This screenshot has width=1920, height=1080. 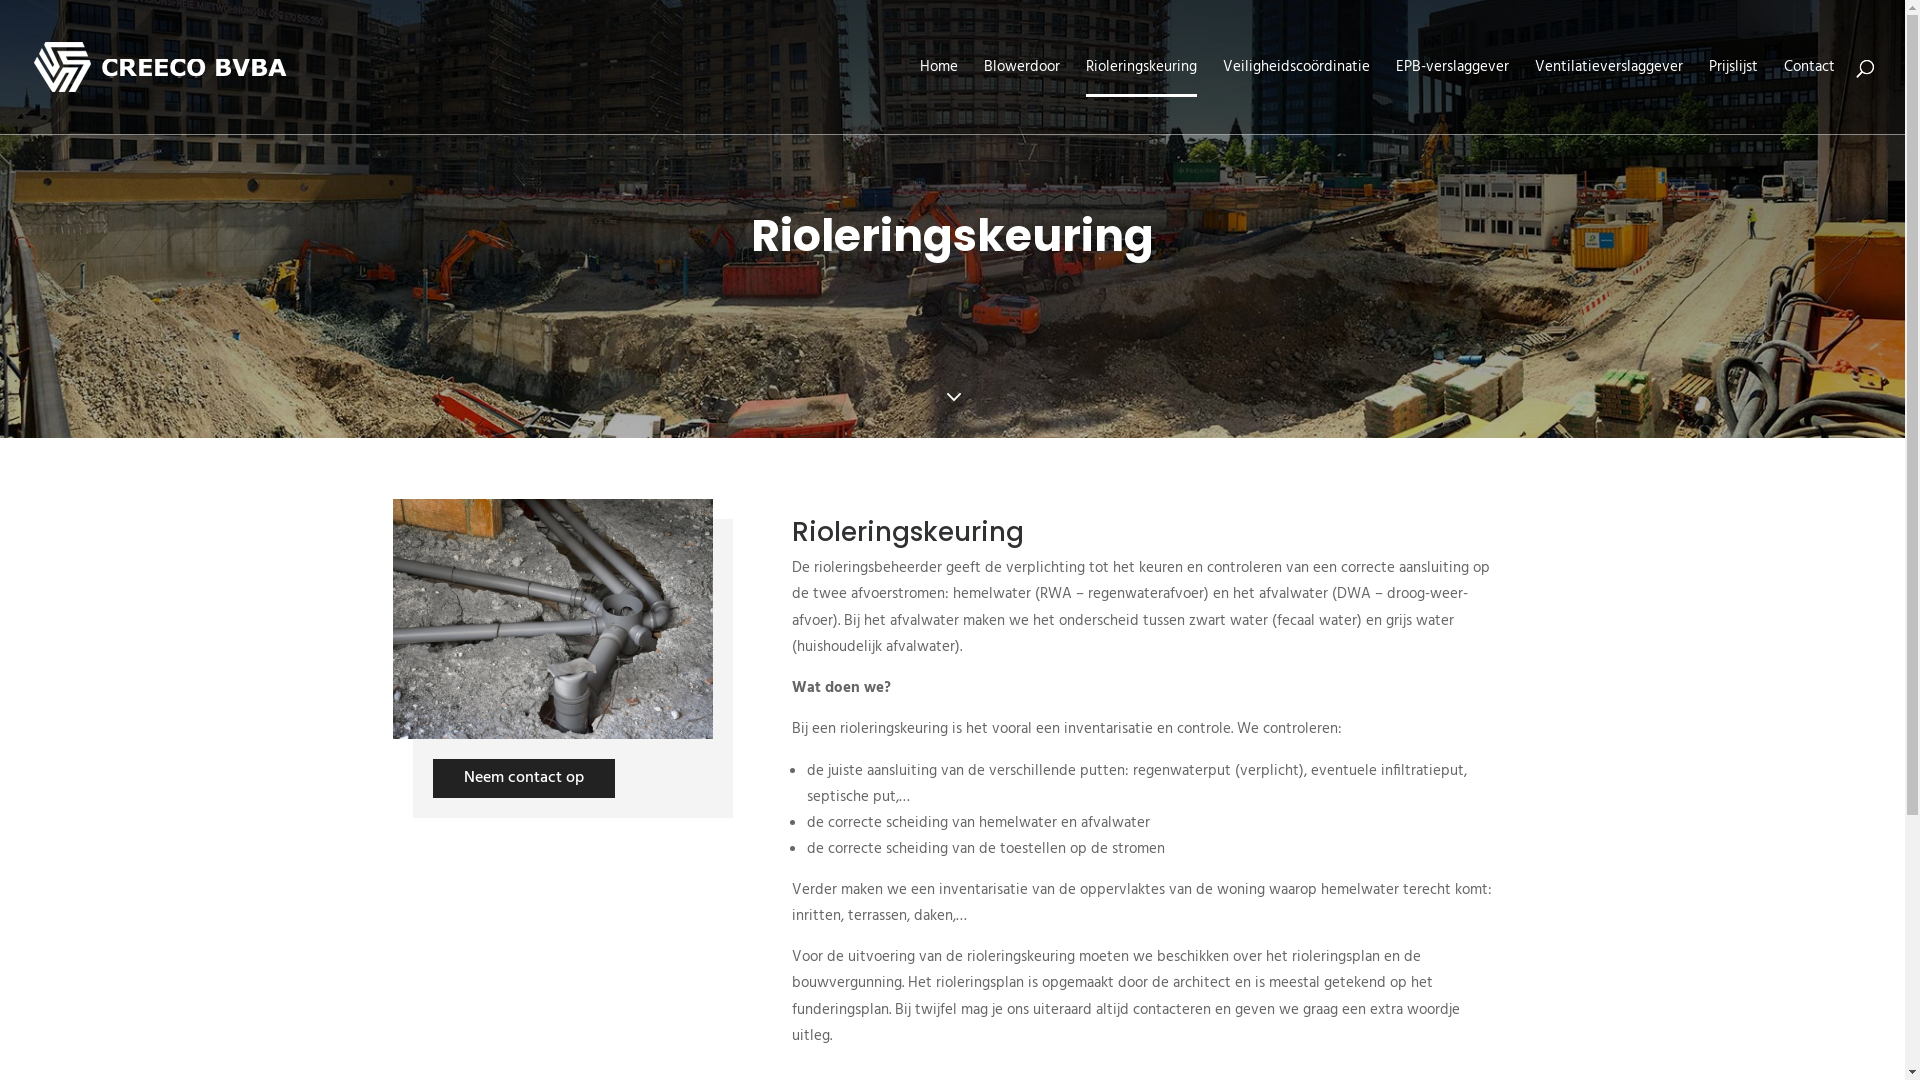 I want to click on 'EPB-verslaggever', so click(x=1452, y=96).